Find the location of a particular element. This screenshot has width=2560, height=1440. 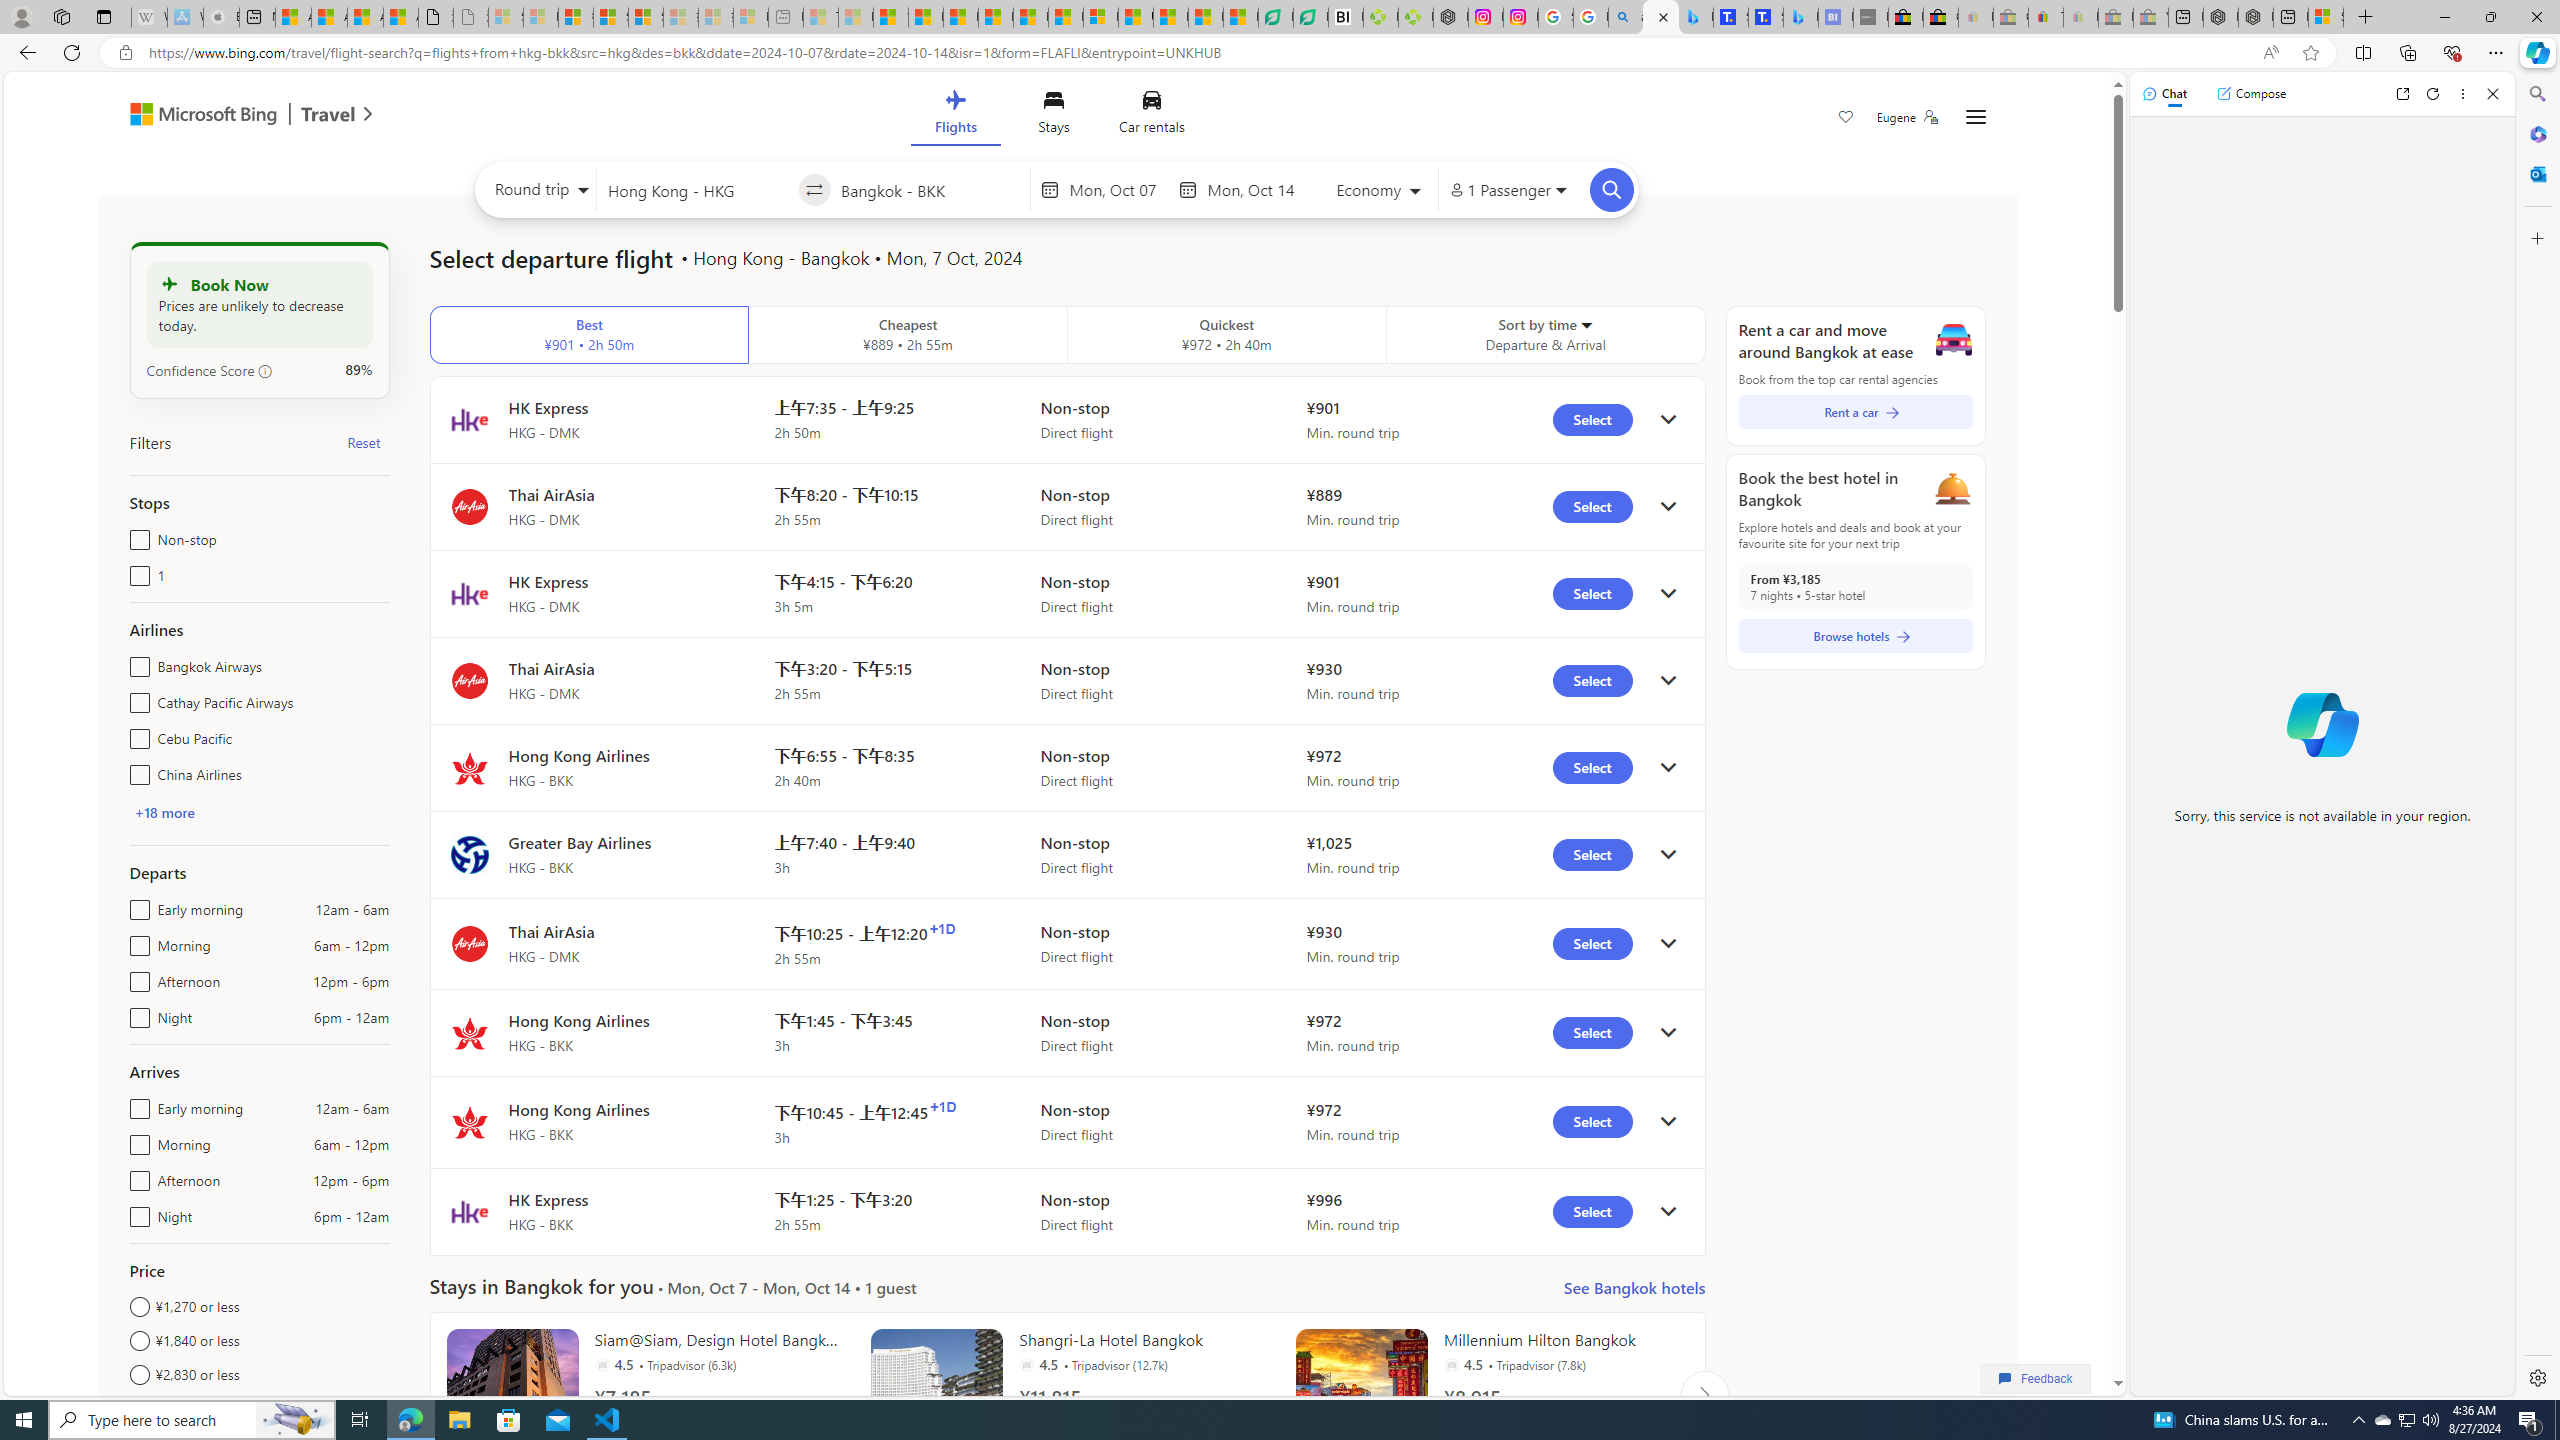

'Stays' is located at coordinates (1052, 115).